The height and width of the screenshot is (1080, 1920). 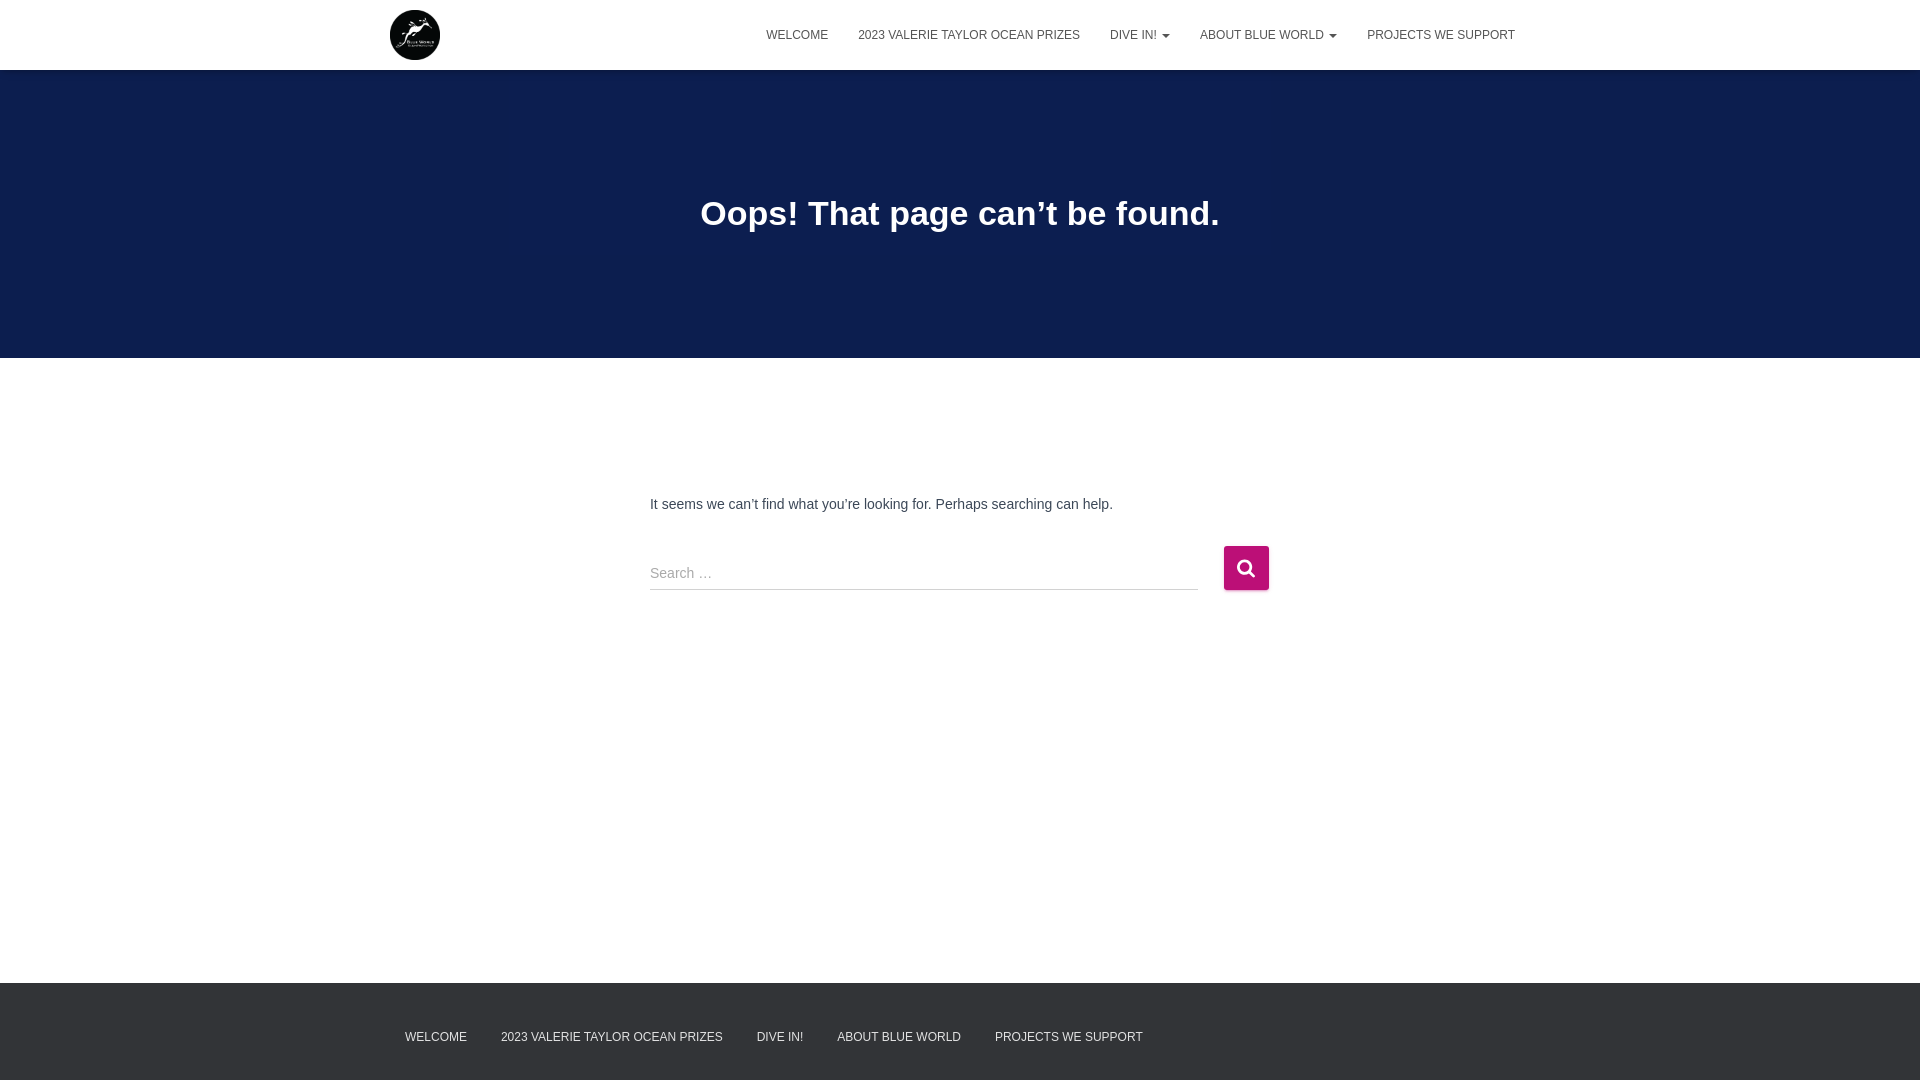 What do you see at coordinates (969, 34) in the screenshot?
I see `'2023 VALERIE TAYLOR OCEAN PRIZES'` at bounding box center [969, 34].